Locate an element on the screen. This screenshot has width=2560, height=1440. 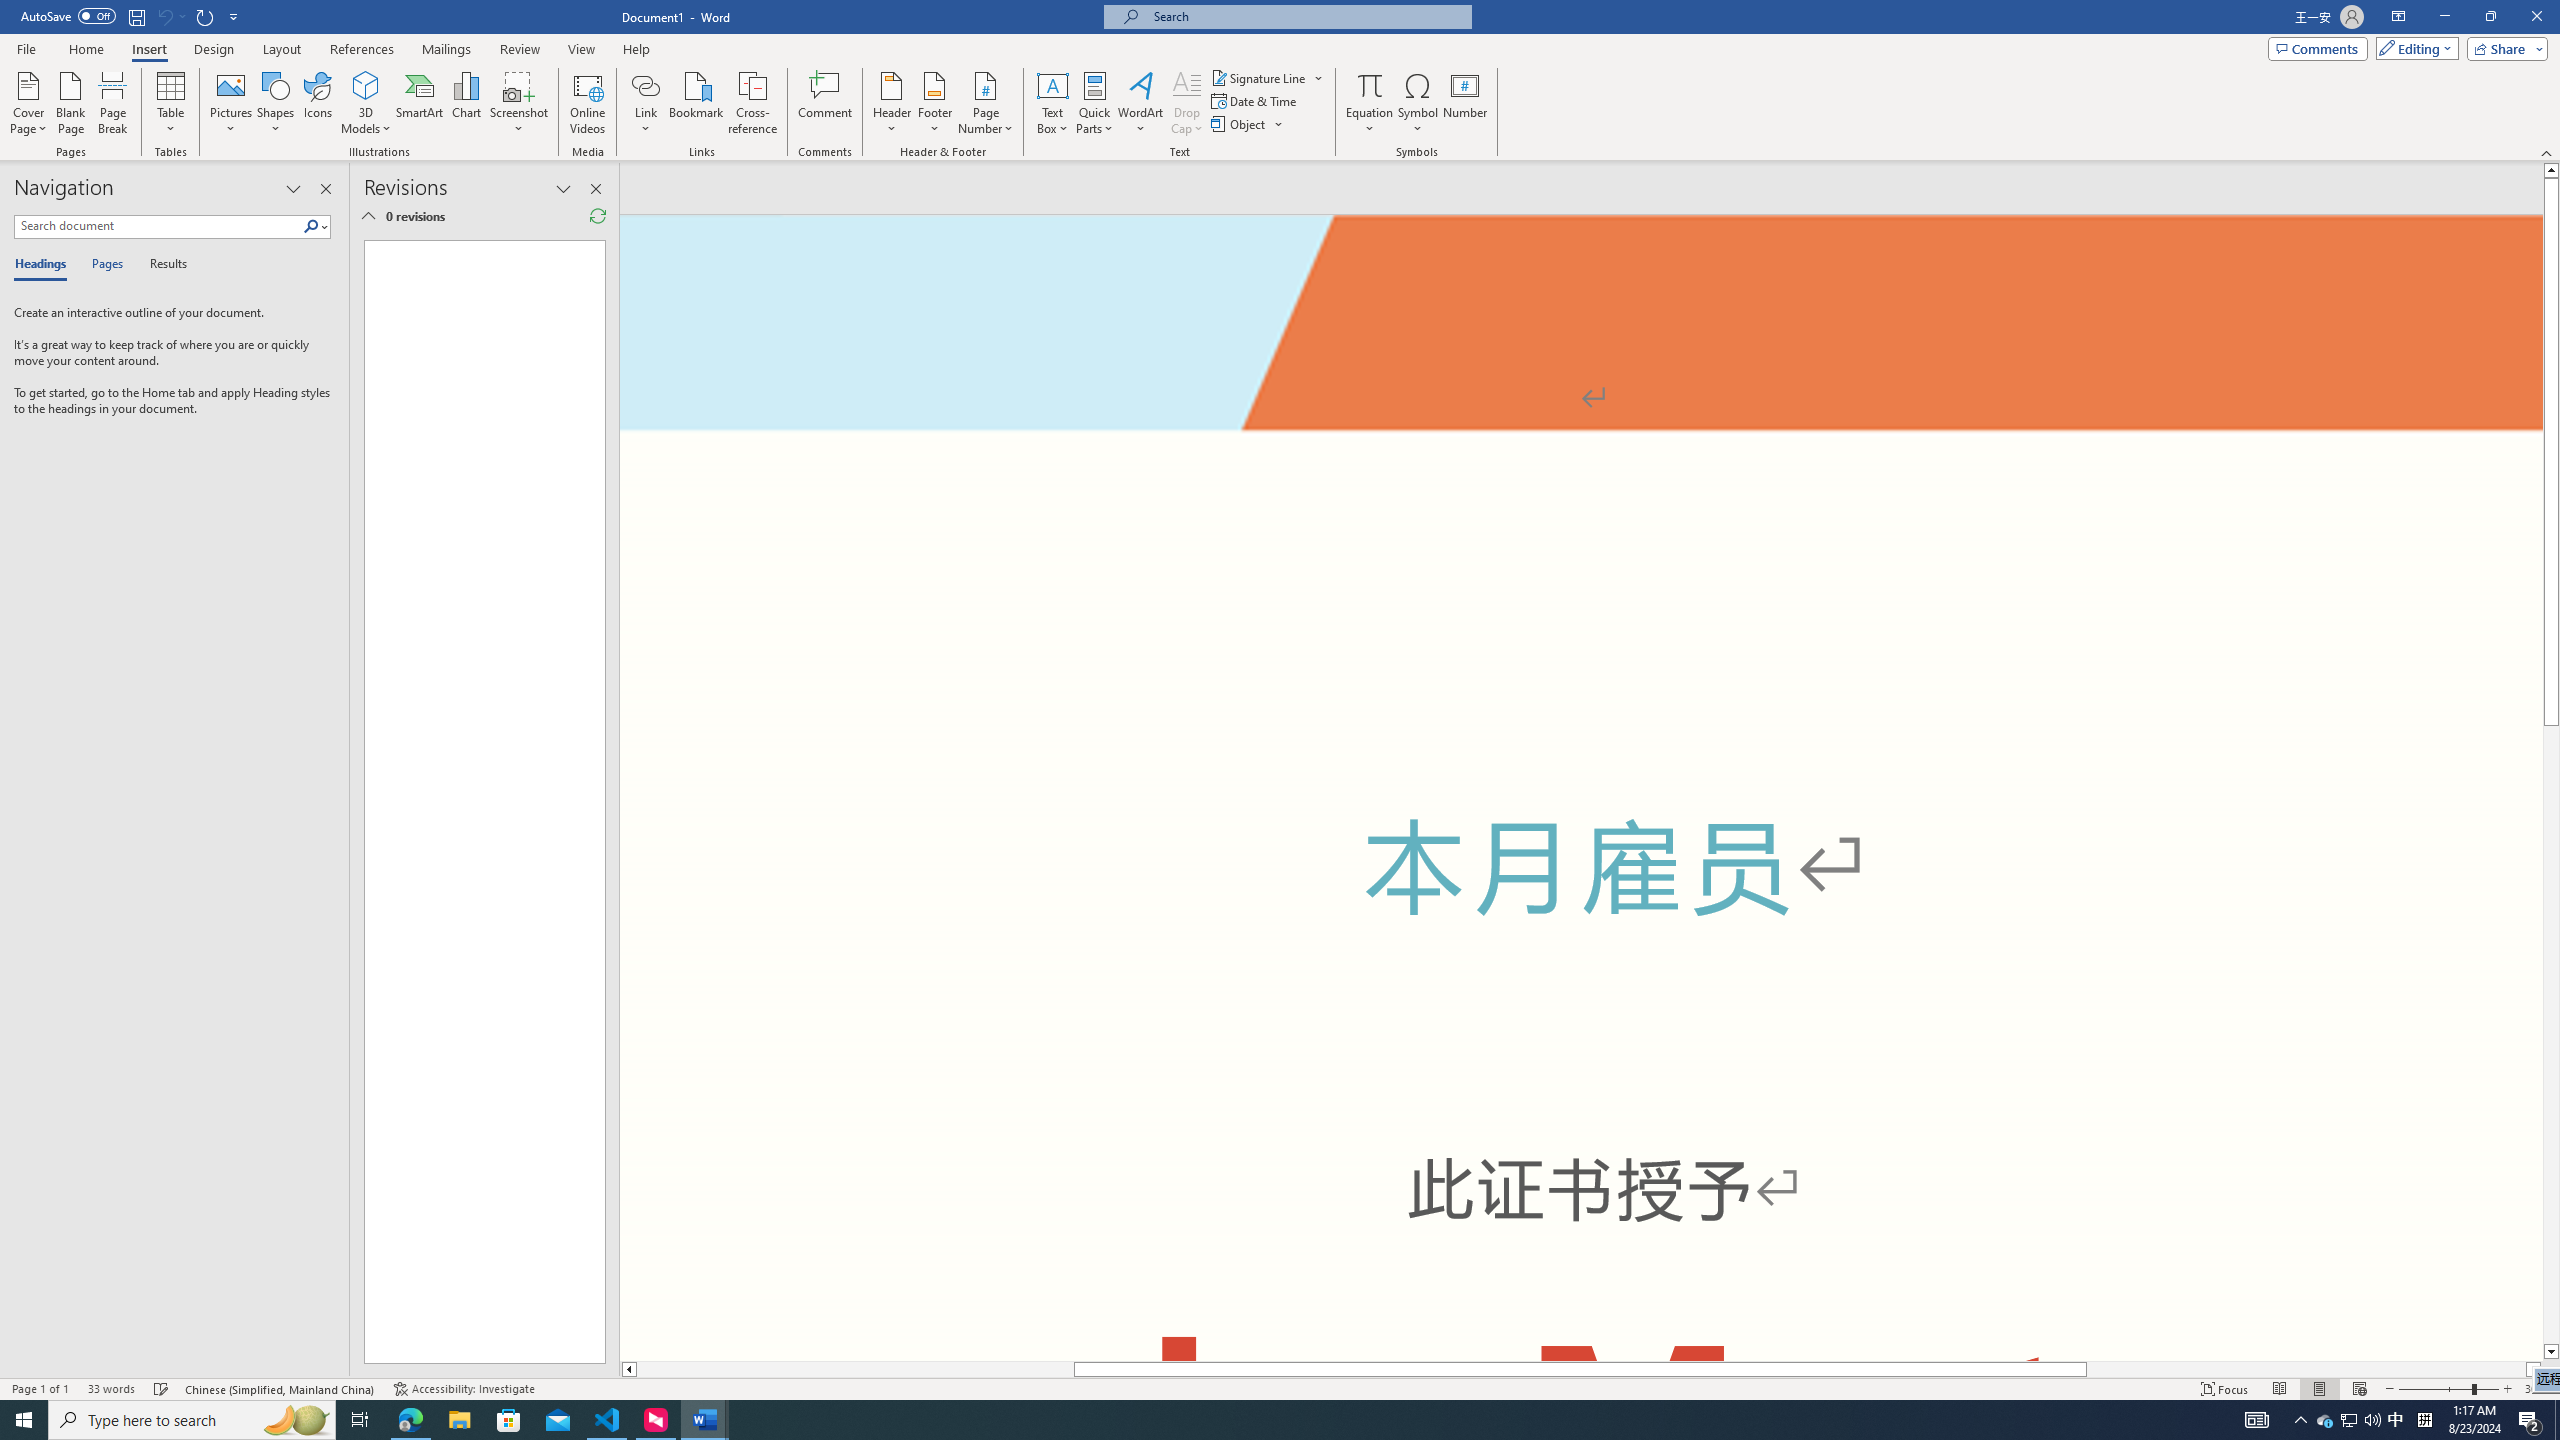
'WordArt' is located at coordinates (1140, 103).